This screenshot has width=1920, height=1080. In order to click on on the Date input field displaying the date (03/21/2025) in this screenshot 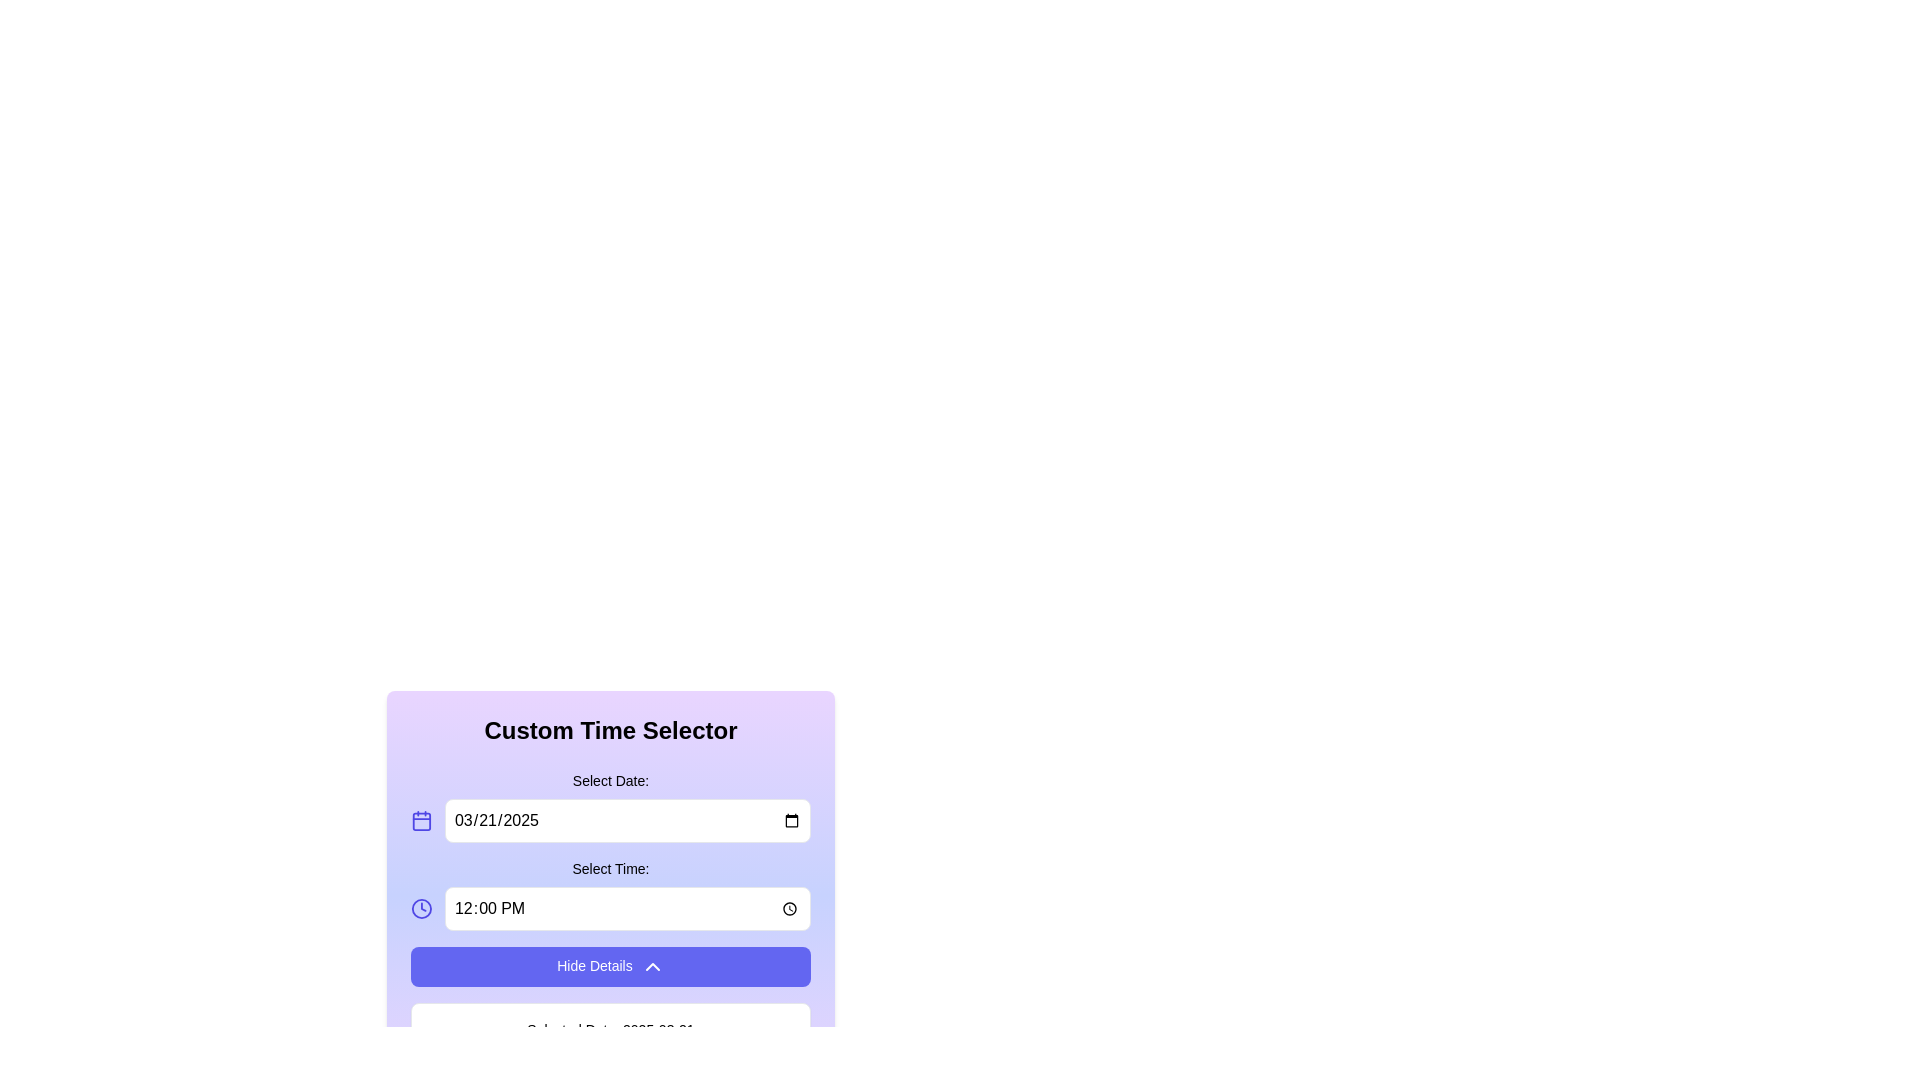, I will do `click(627, 821)`.